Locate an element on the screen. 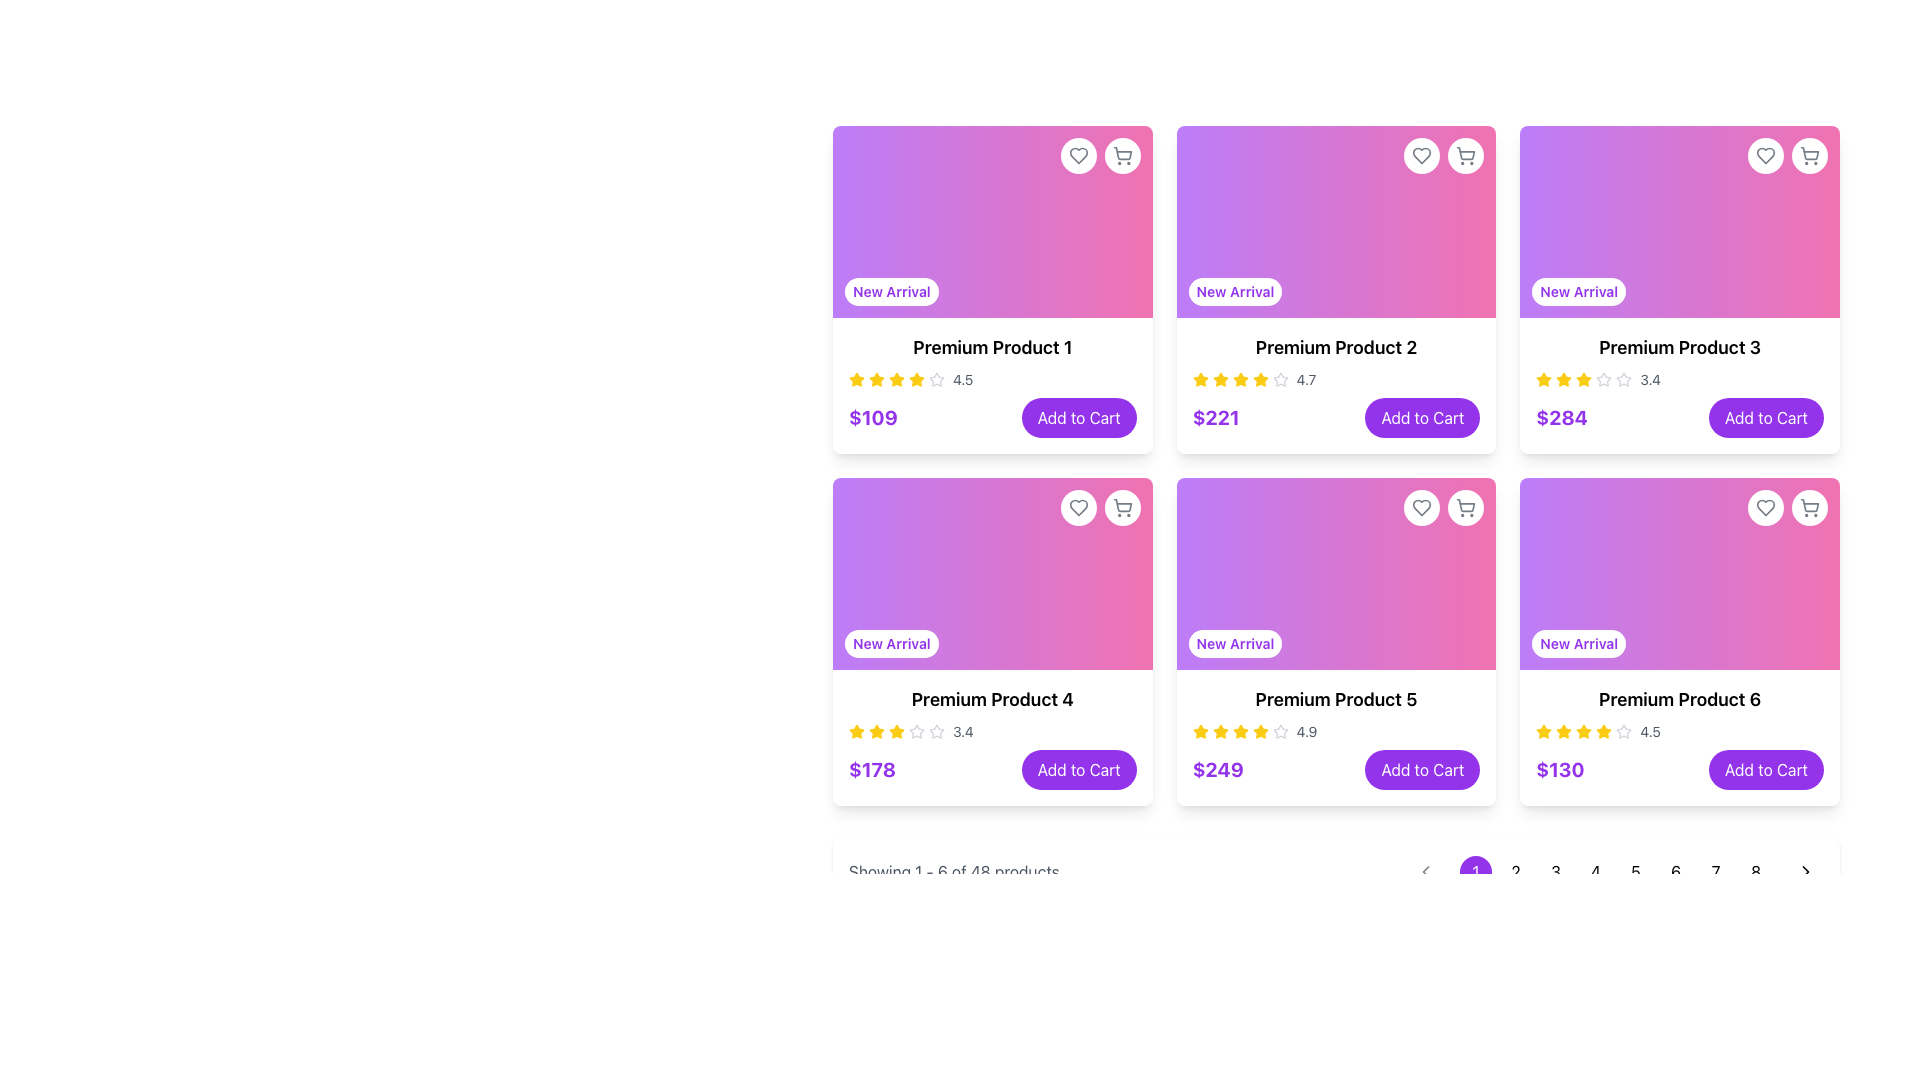 The image size is (1920, 1080). the third star icon in the rating display of the 'Premium Product 1' card, which is visually represented in yellow with rounded edges and partially filled to indicate its rating is located at coordinates (877, 380).